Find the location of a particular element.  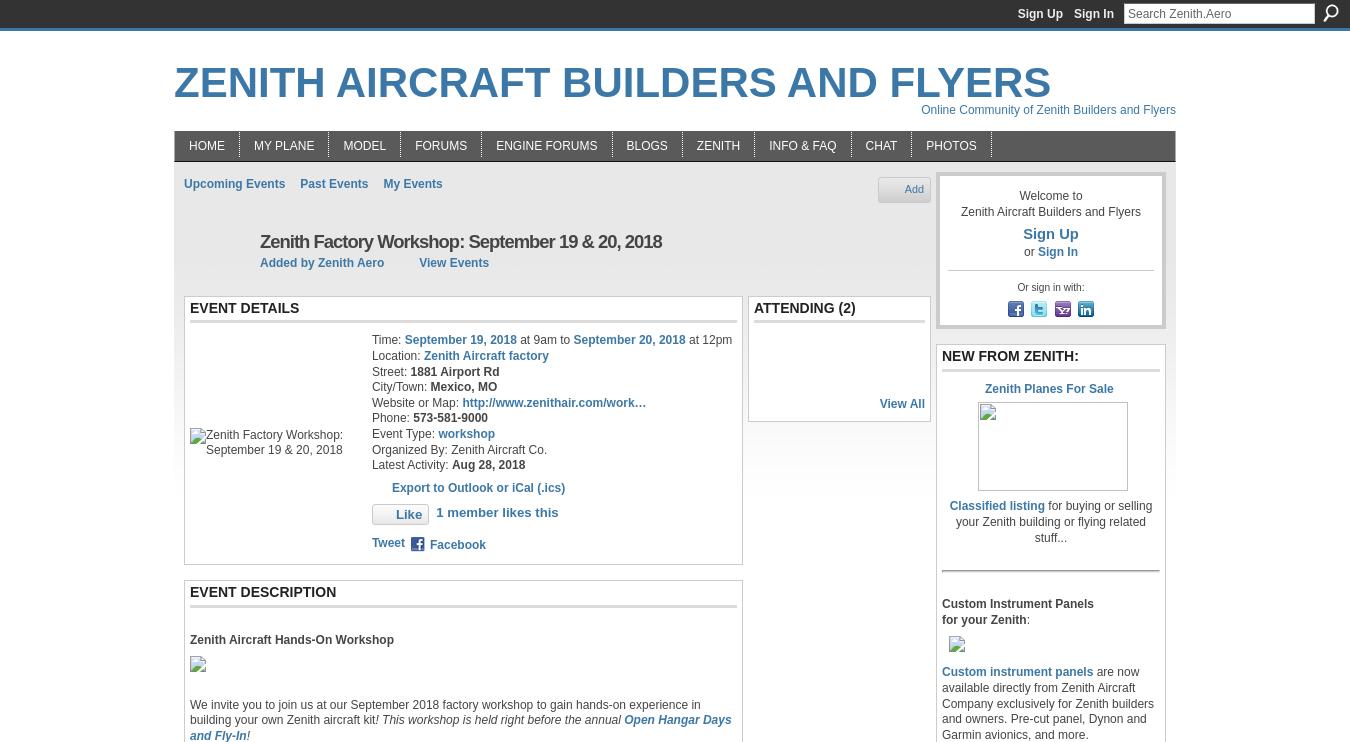

'Website or Map:' is located at coordinates (416, 402).